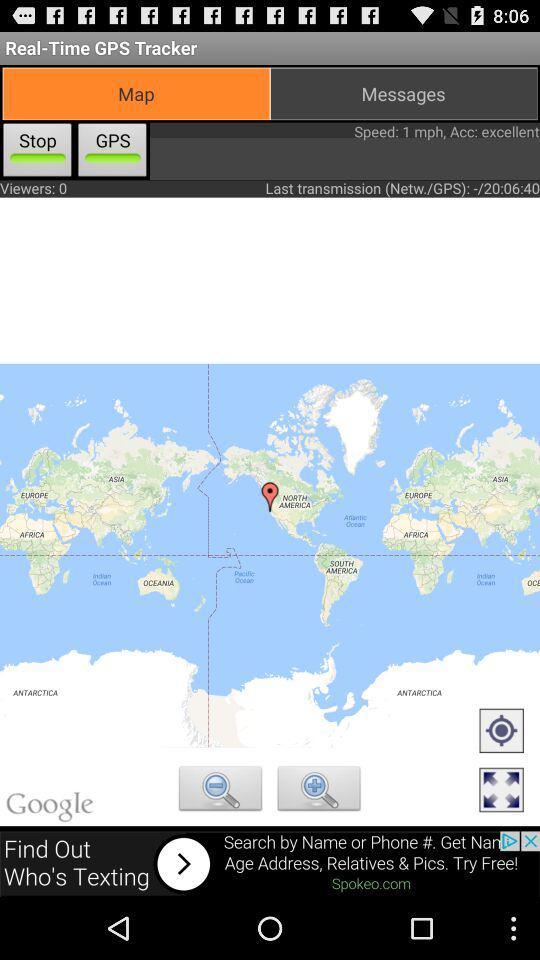 This screenshot has width=540, height=960. I want to click on search addrress, so click(219, 791).